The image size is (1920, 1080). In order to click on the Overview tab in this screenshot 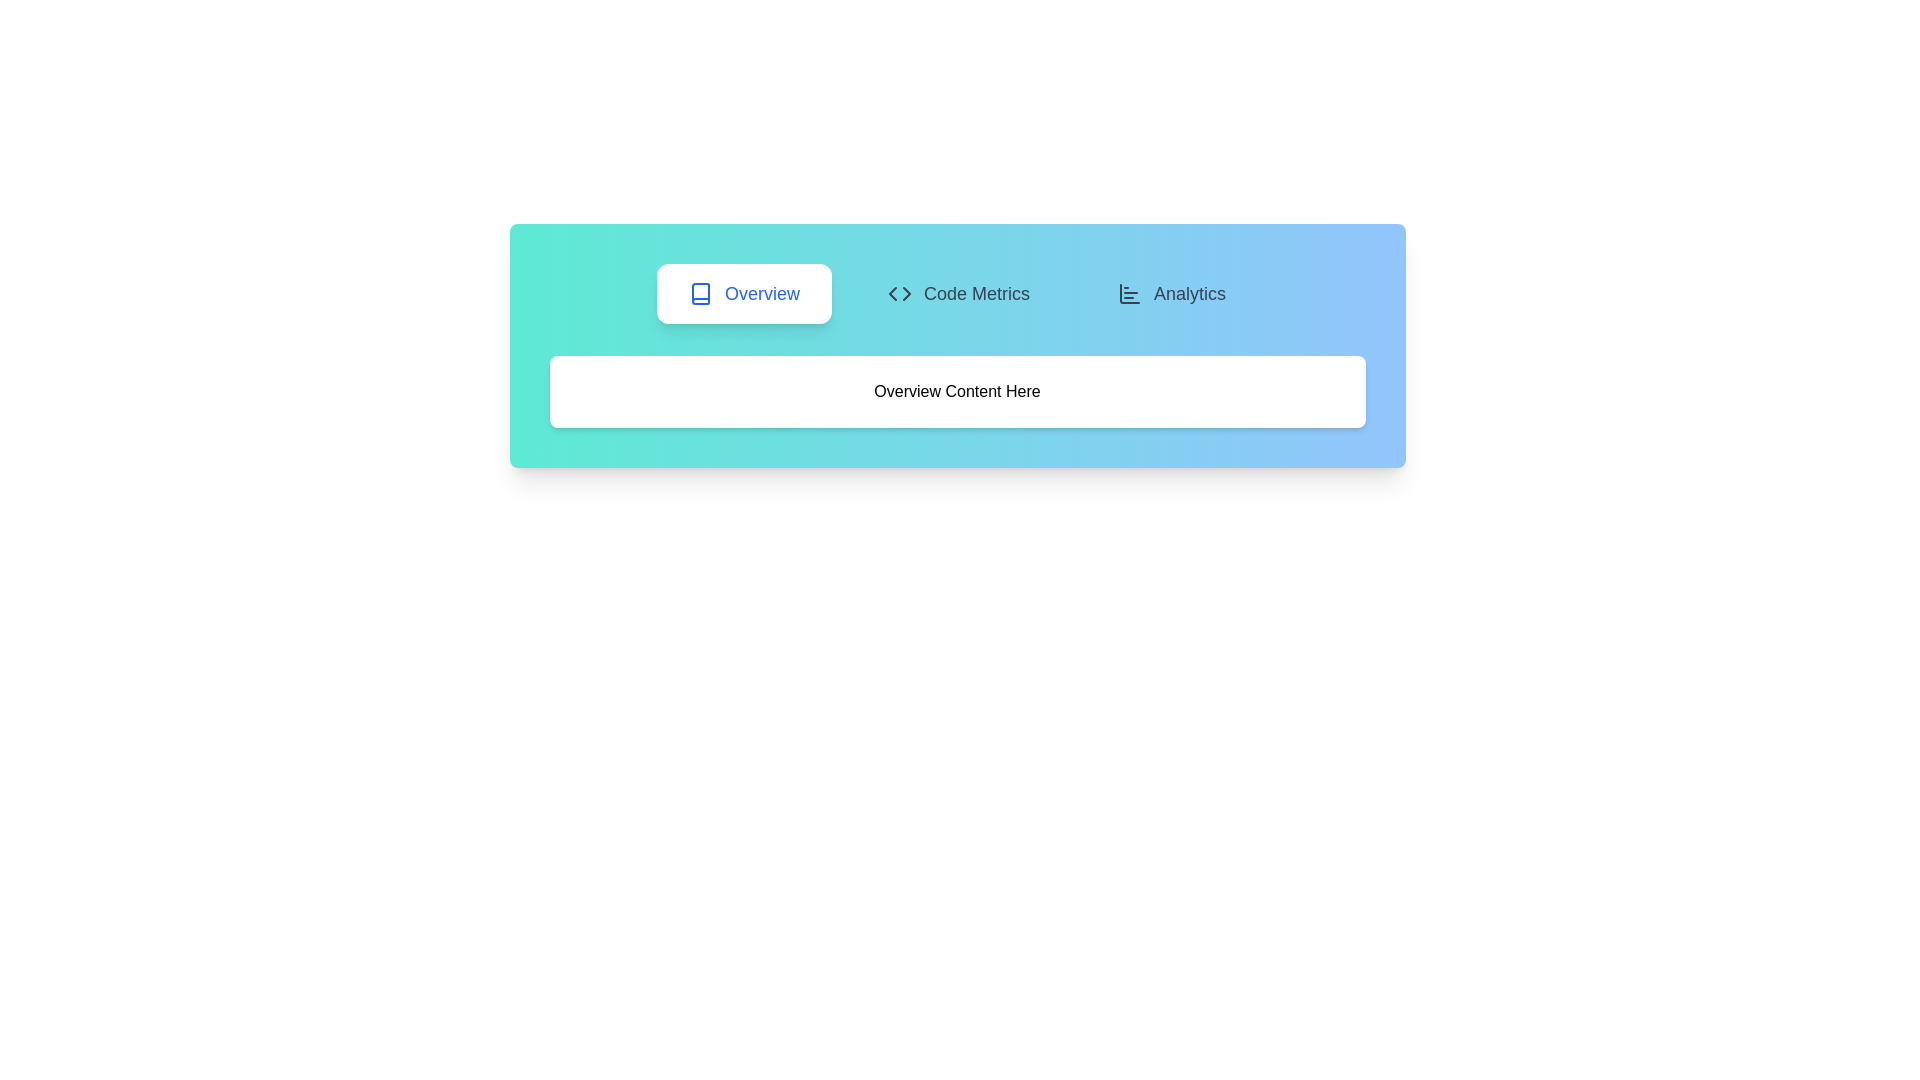, I will do `click(743, 293)`.